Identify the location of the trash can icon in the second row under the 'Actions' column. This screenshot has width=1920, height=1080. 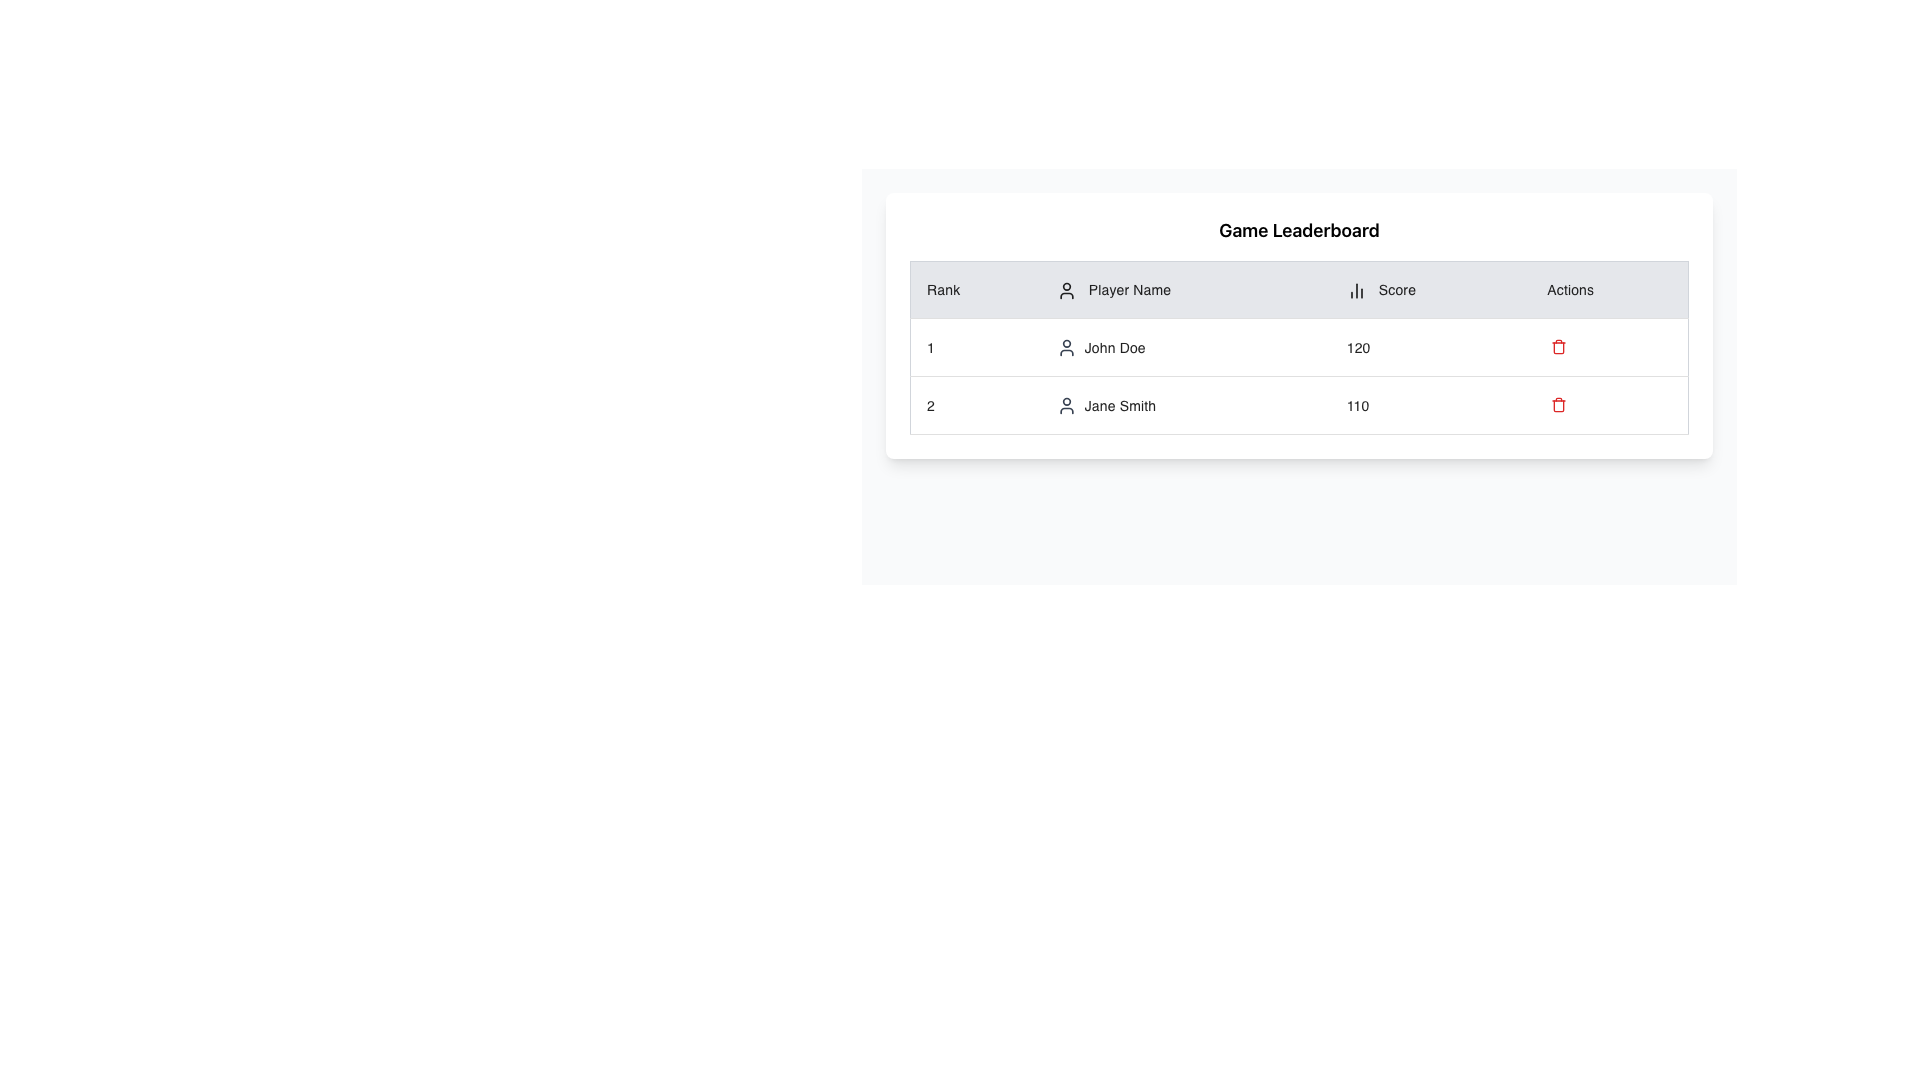
(1558, 405).